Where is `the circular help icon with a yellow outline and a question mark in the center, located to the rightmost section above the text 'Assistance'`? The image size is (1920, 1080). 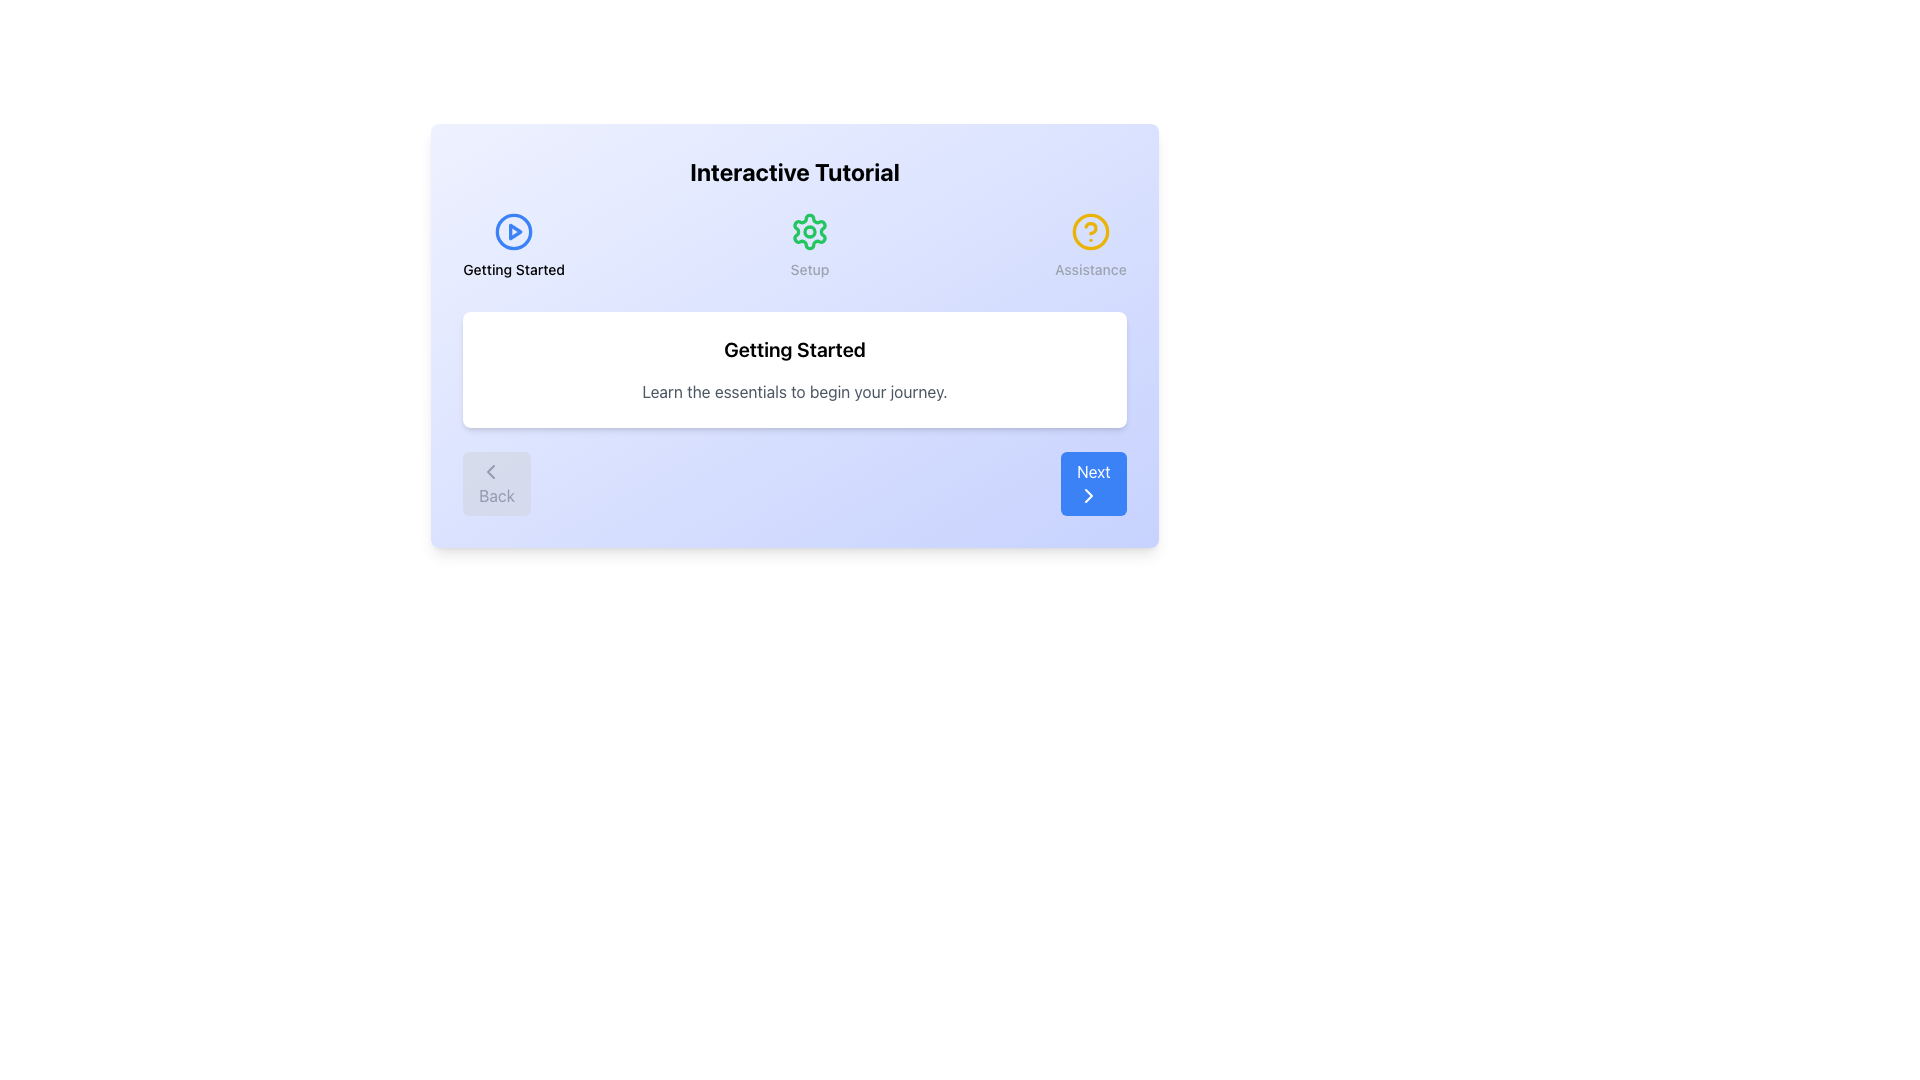 the circular help icon with a yellow outline and a question mark in the center, located to the rightmost section above the text 'Assistance' is located at coordinates (1089, 230).